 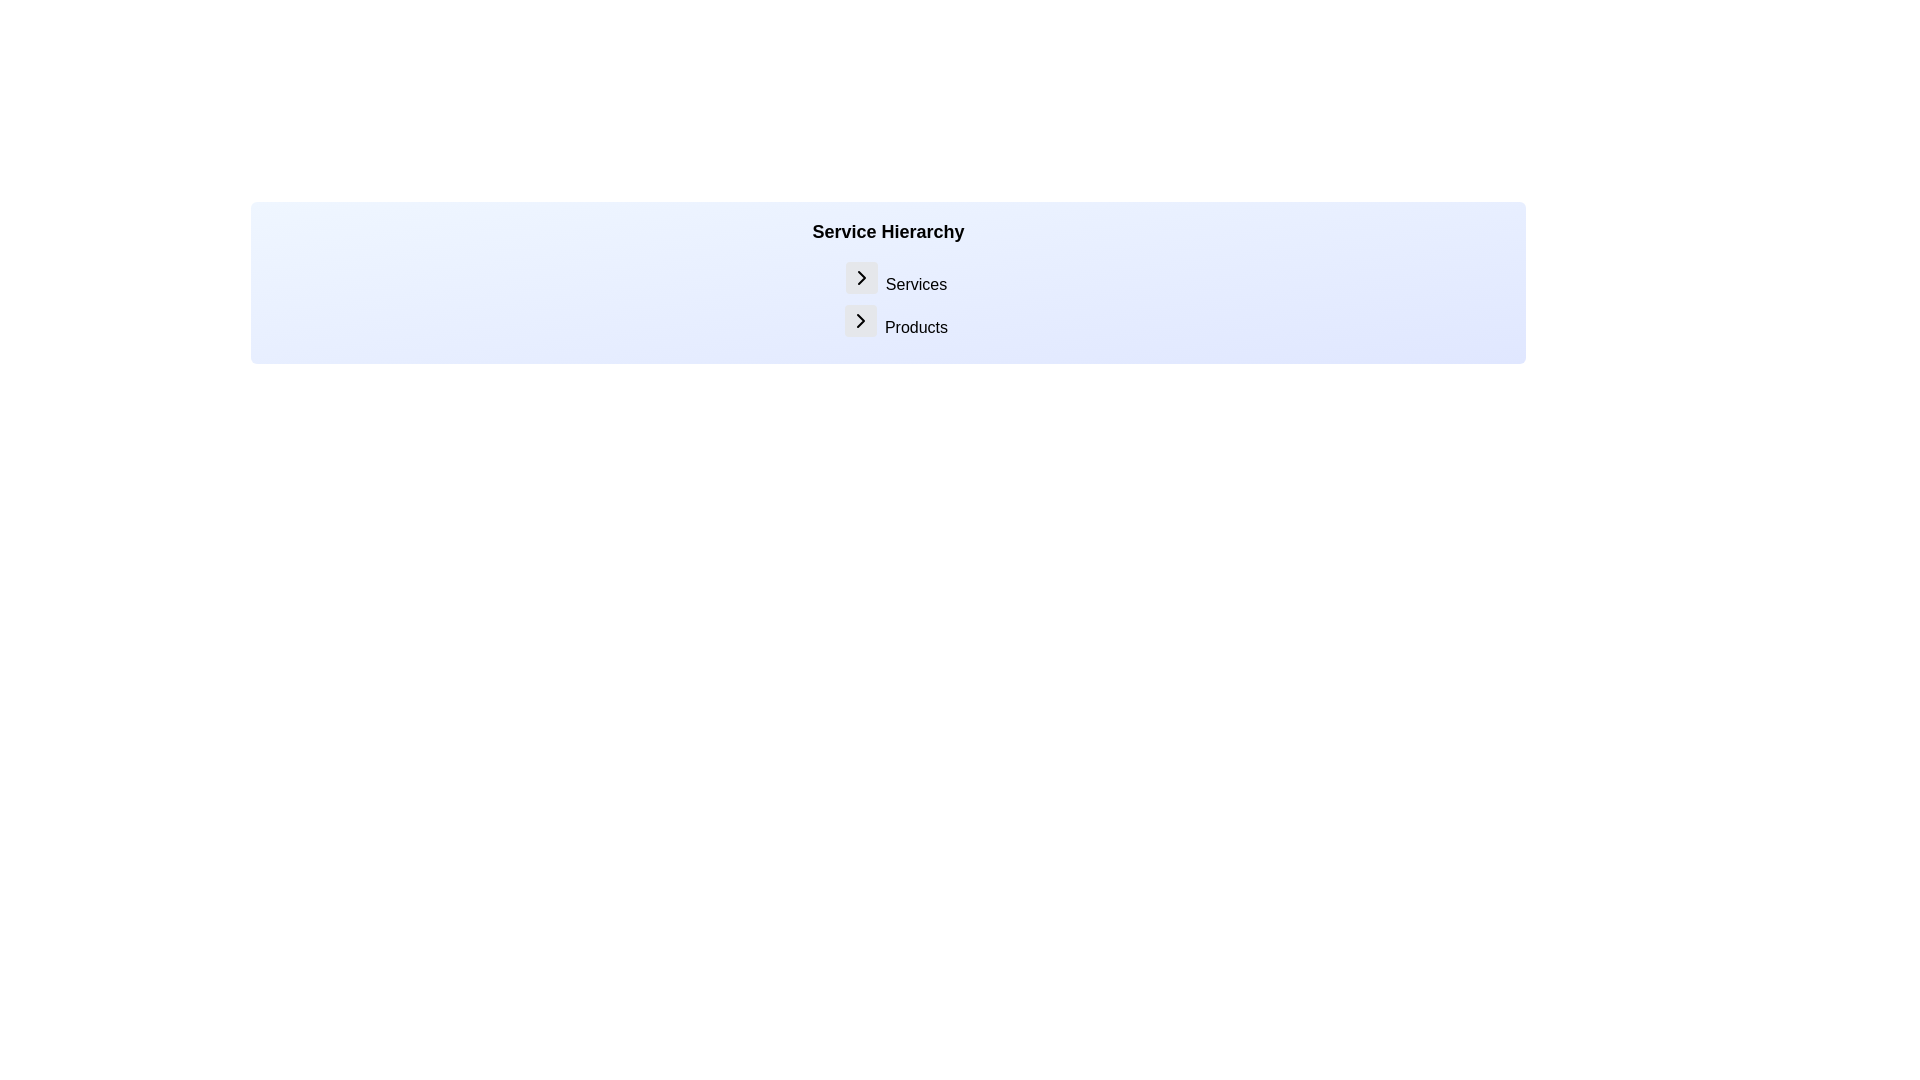 What do you see at coordinates (861, 277) in the screenshot?
I see `the right-facing arrow icon button located to the left of the text 'Services' in the 'Service Hierarchy' section to change its background color` at bounding box center [861, 277].